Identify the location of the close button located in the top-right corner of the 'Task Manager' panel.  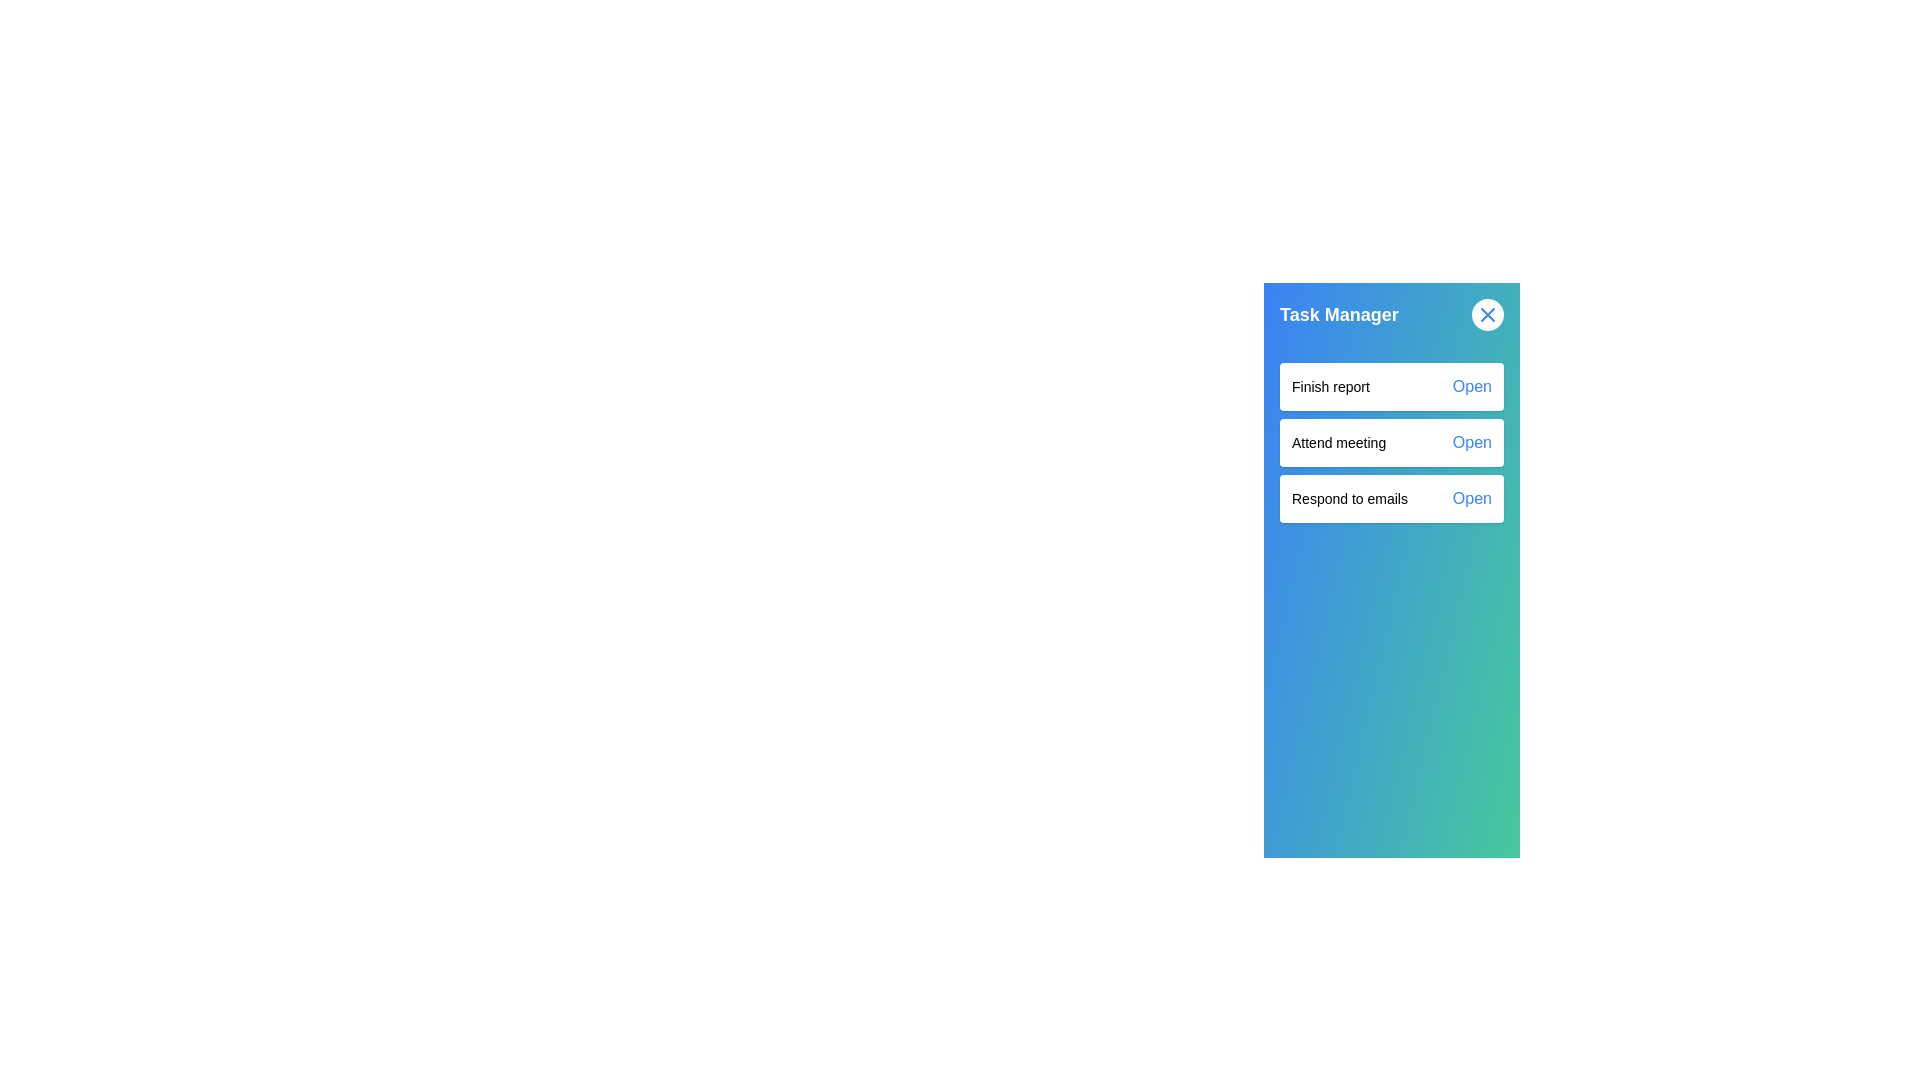
(1488, 315).